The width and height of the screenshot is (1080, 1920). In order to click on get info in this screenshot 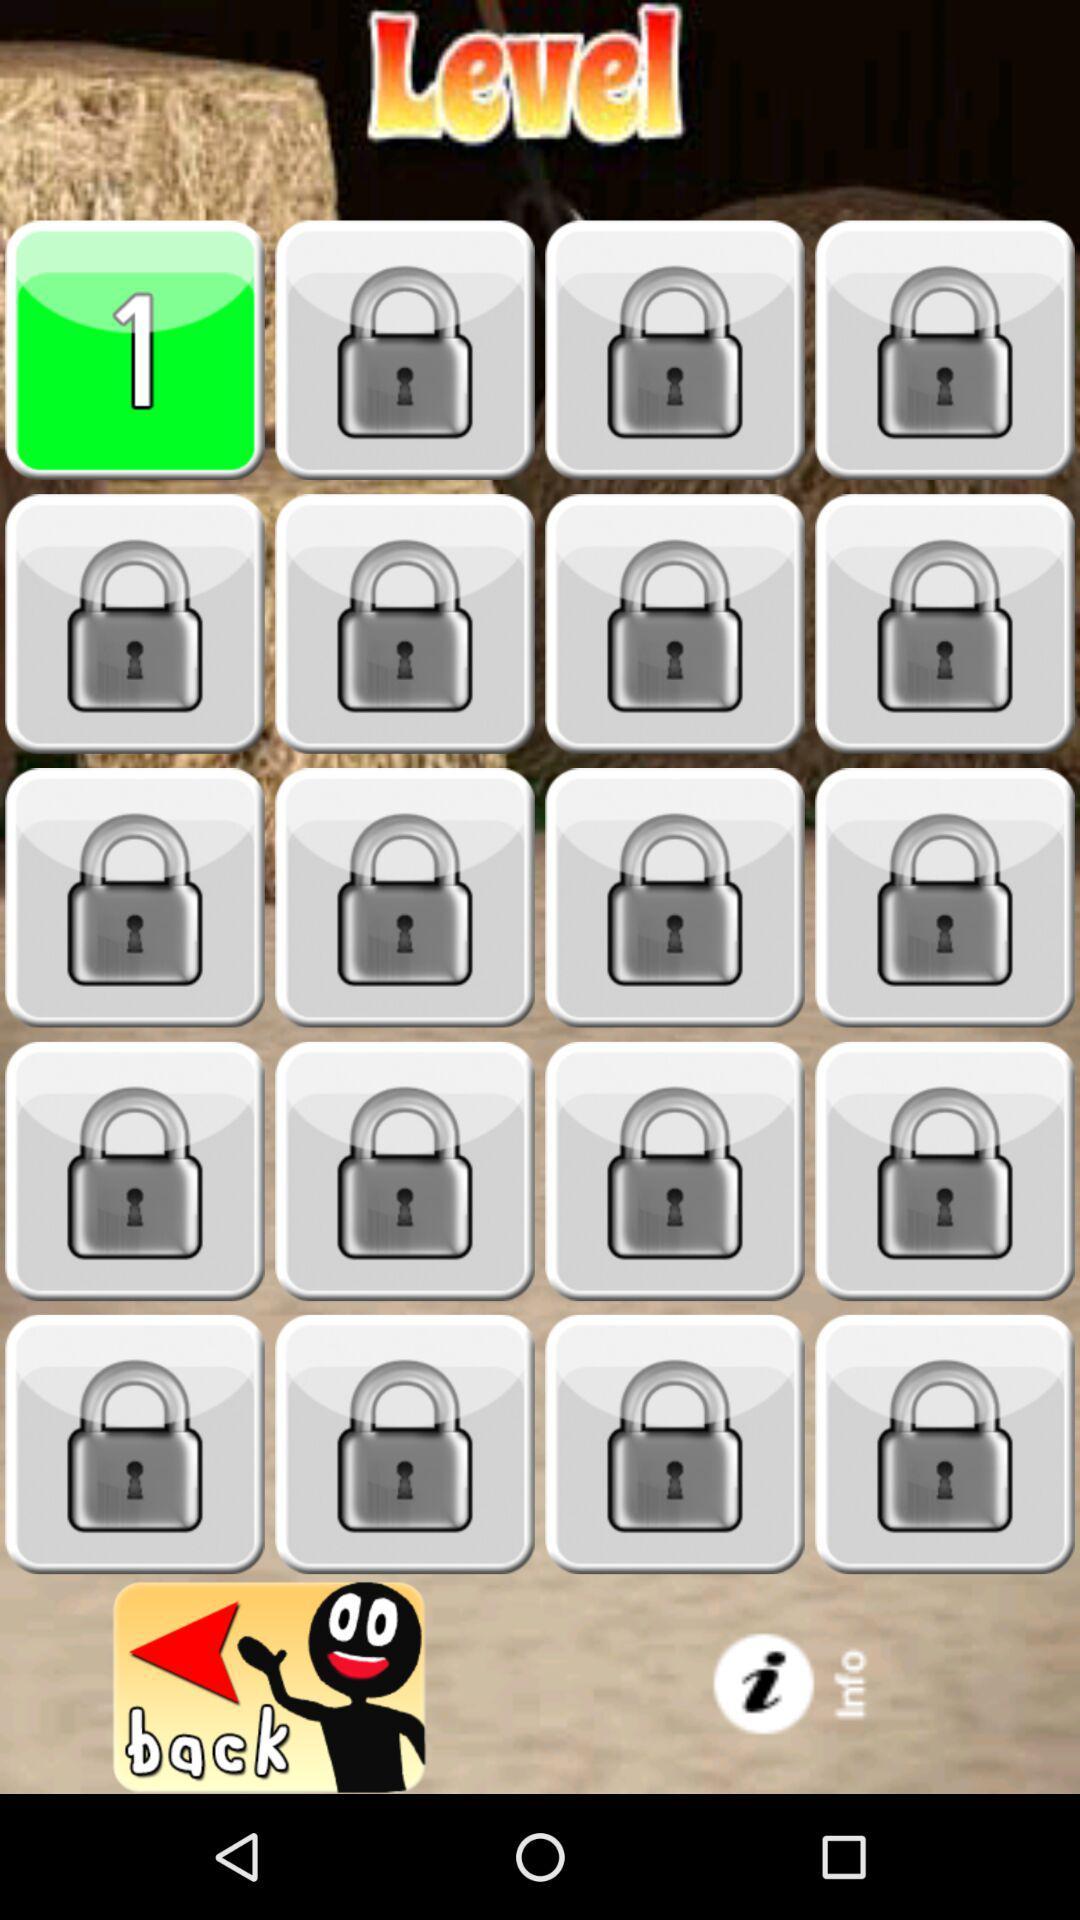, I will do `click(810, 1686)`.